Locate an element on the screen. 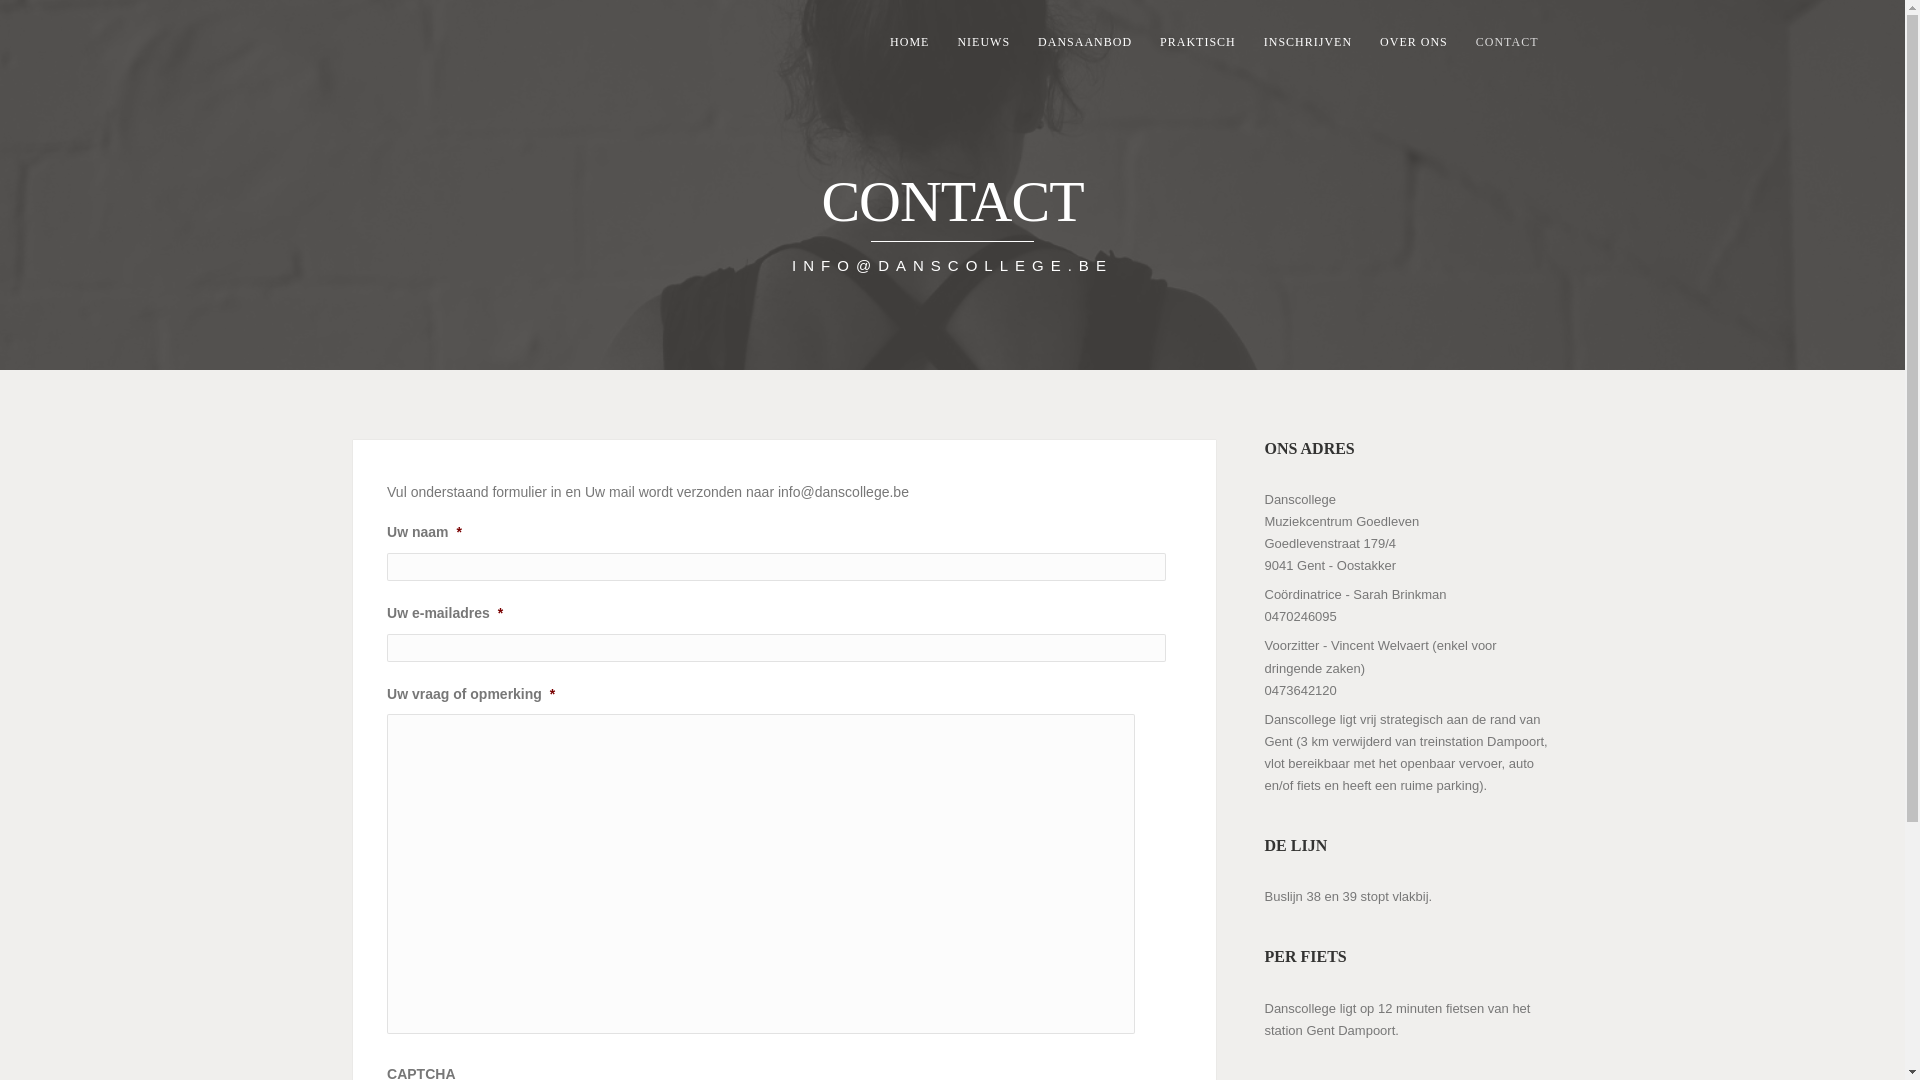 This screenshot has height=1080, width=1920. 'INSCHRIJVEN' is located at coordinates (1307, 42).